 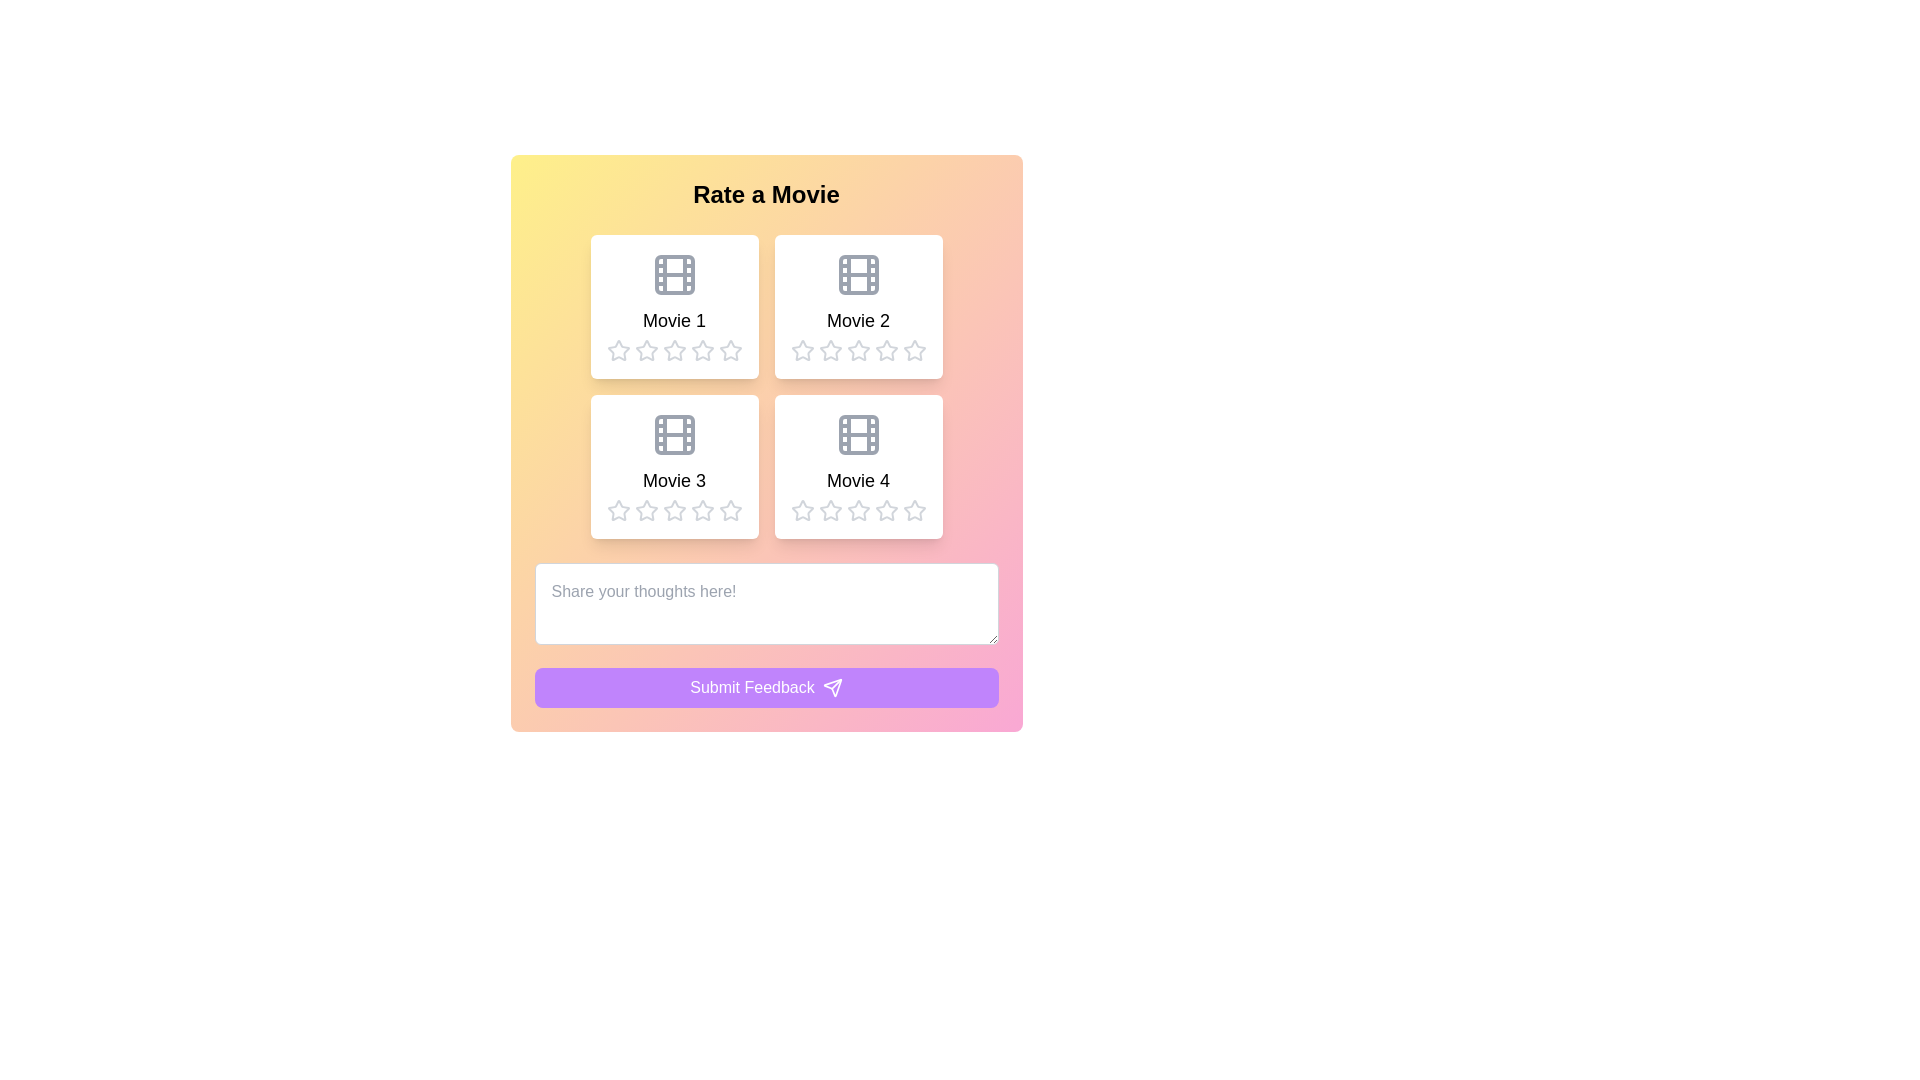 I want to click on the third star in the 5-star rating system located beneath the 'Movie 1' title, so click(x=674, y=350).